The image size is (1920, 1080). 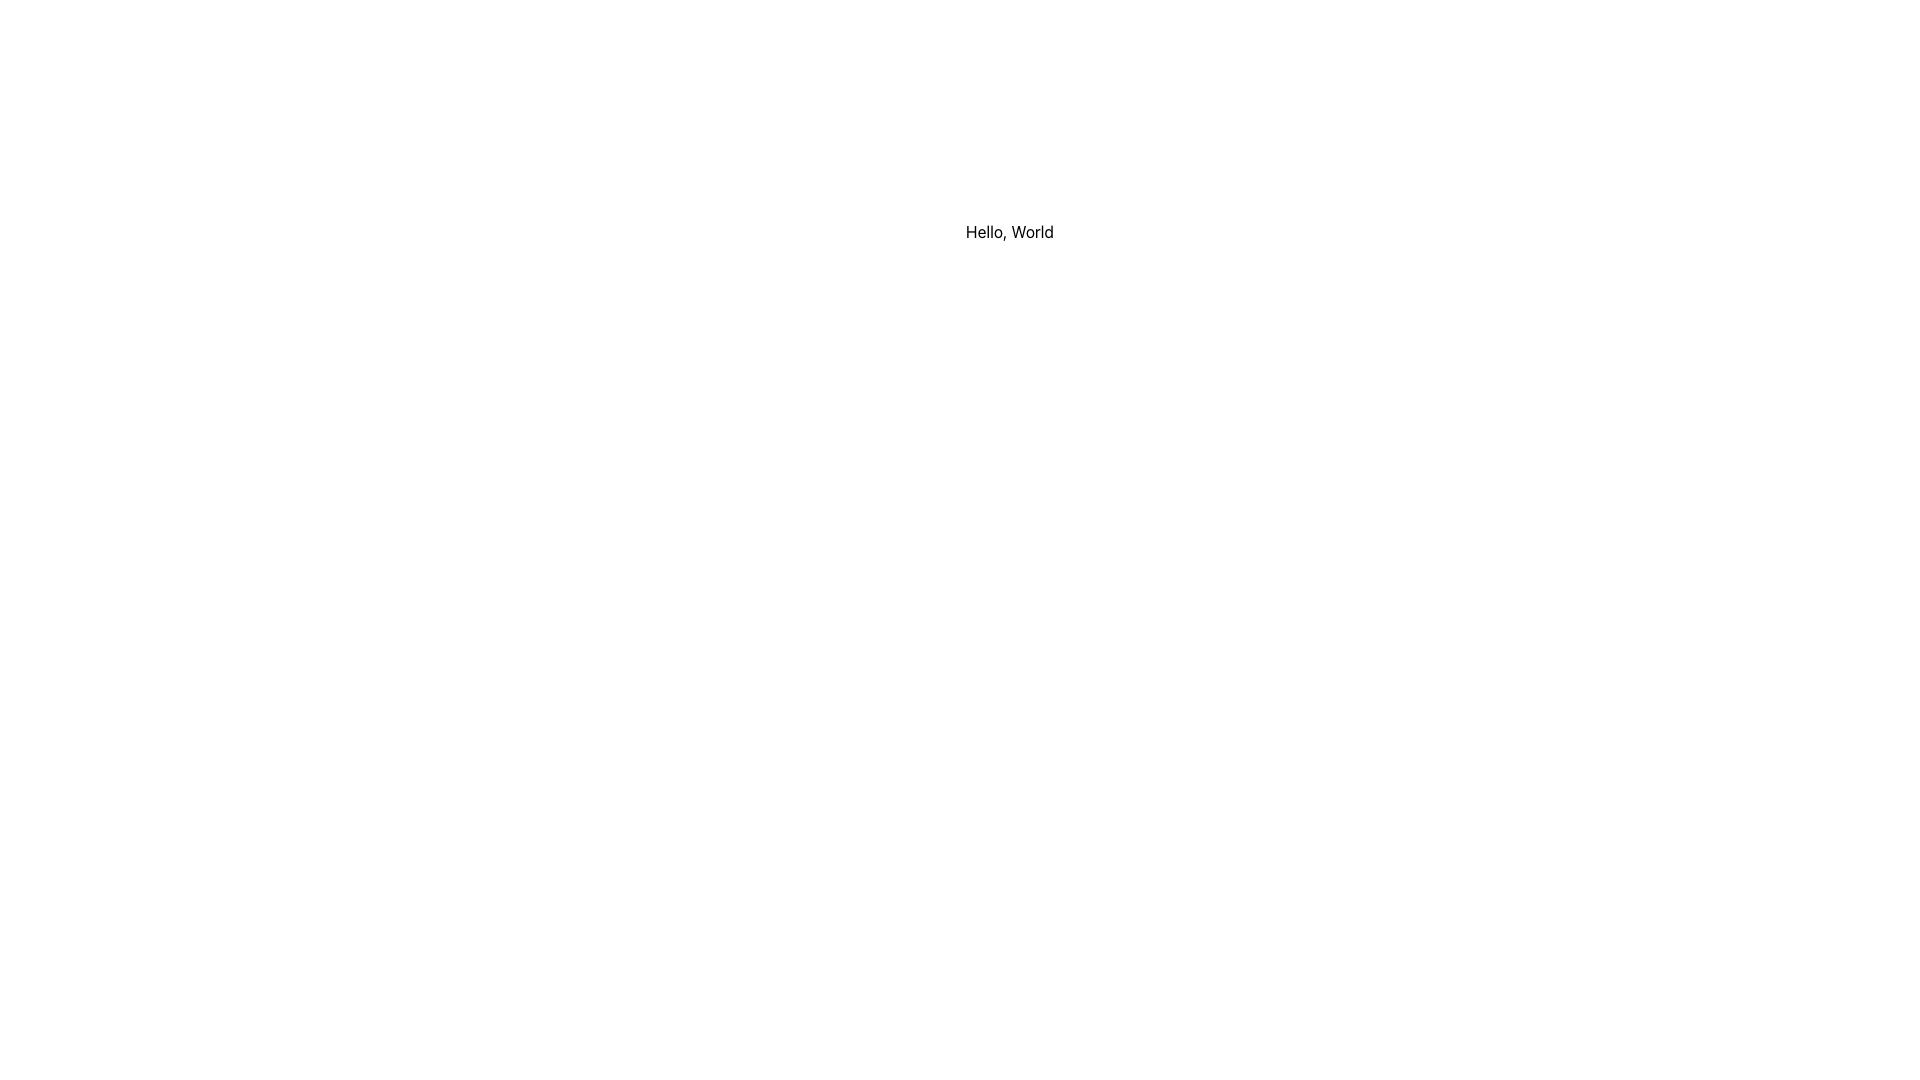 I want to click on the static text display element that shows the message 'Hello, World' to users, so click(x=1009, y=230).